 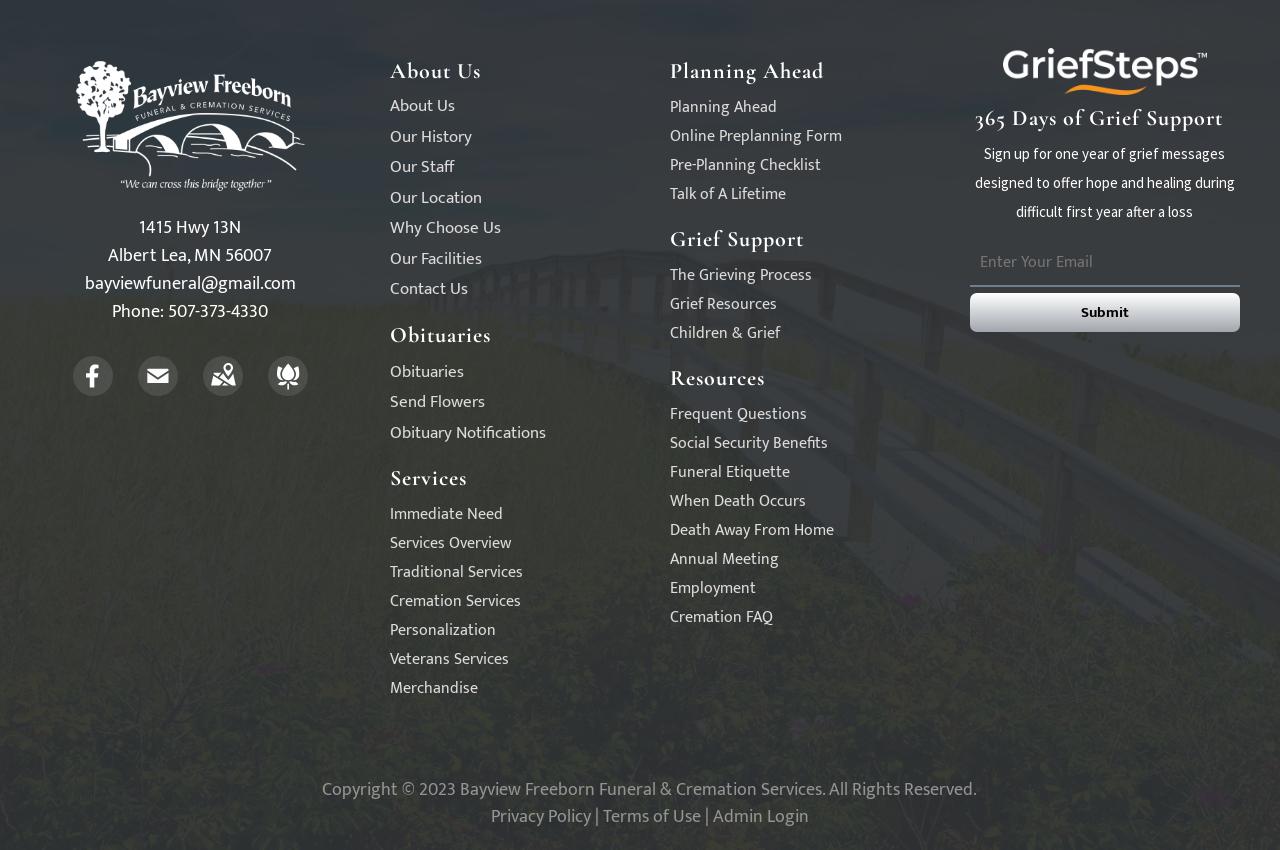 I want to click on '2023', so click(x=436, y=788).